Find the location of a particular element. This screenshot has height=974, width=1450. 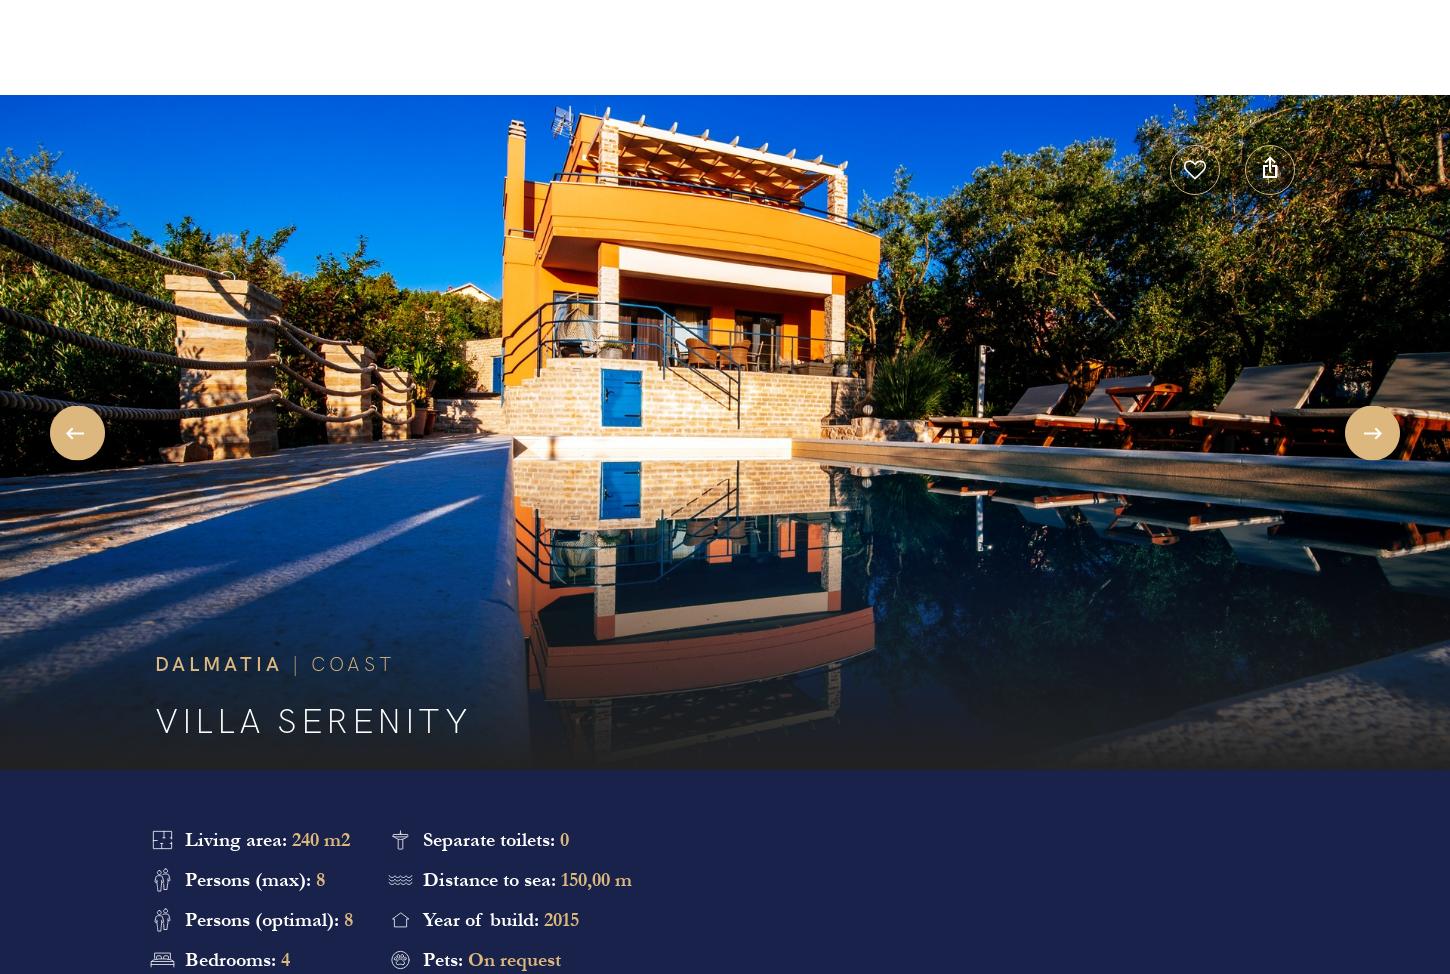

'5,00' is located at coordinates (723, 414).